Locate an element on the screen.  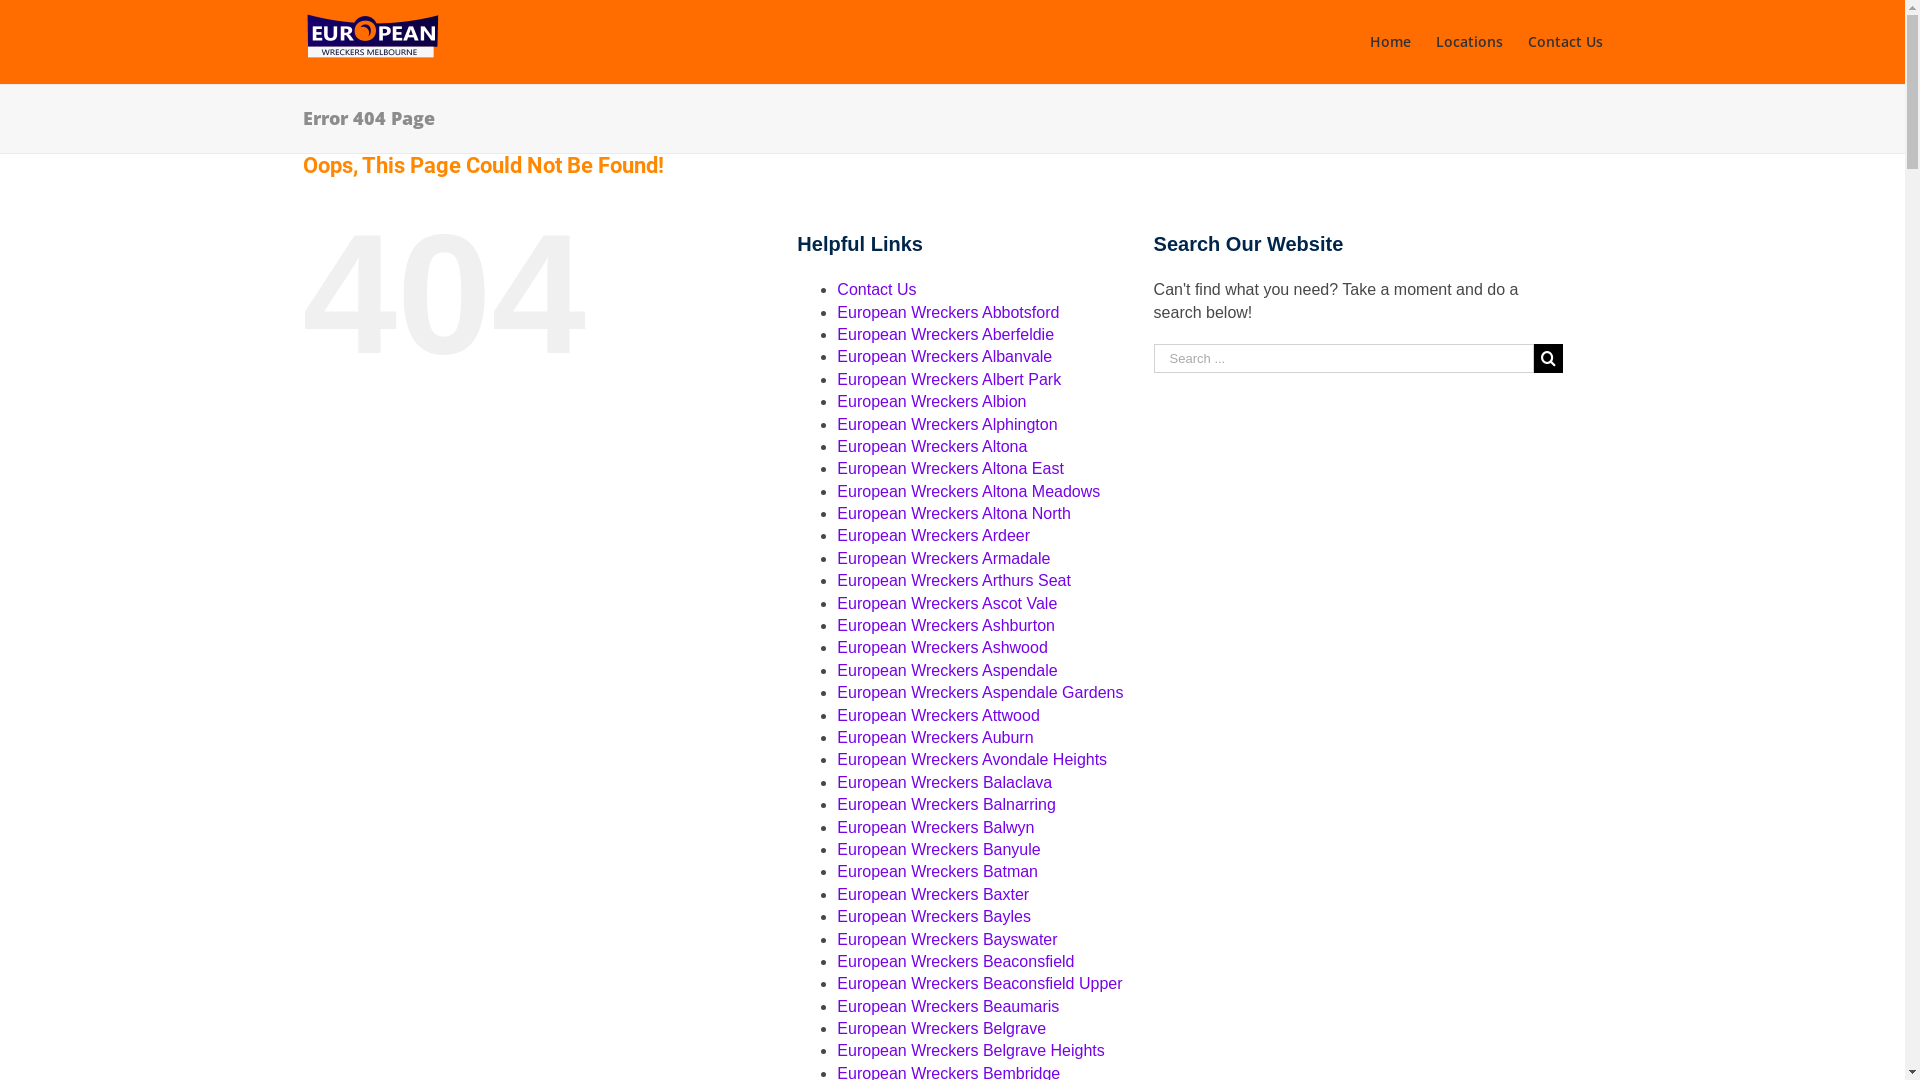
'European Wreckers Altona North' is located at coordinates (953, 512).